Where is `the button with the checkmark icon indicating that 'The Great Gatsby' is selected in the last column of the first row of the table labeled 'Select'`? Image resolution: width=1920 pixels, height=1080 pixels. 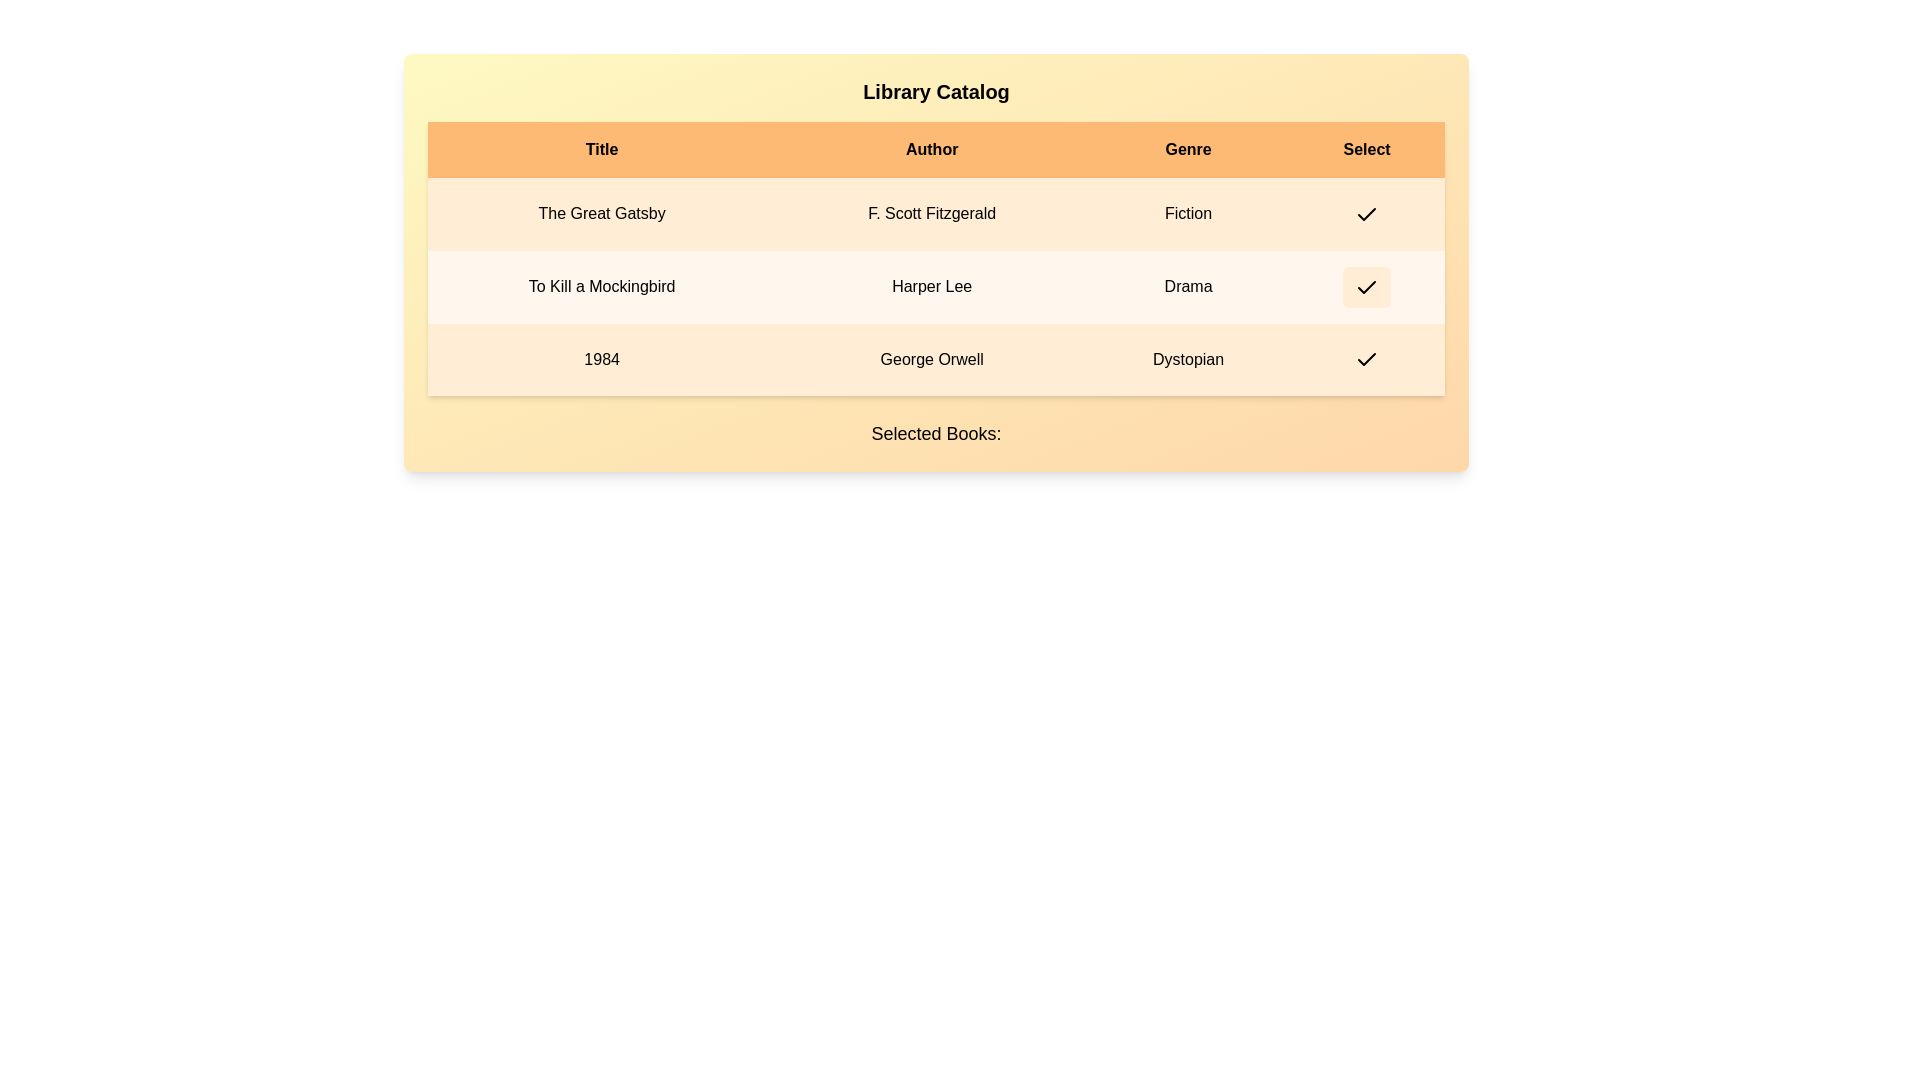 the button with the checkmark icon indicating that 'The Great Gatsby' is selected in the last column of the first row of the table labeled 'Select' is located at coordinates (1366, 214).